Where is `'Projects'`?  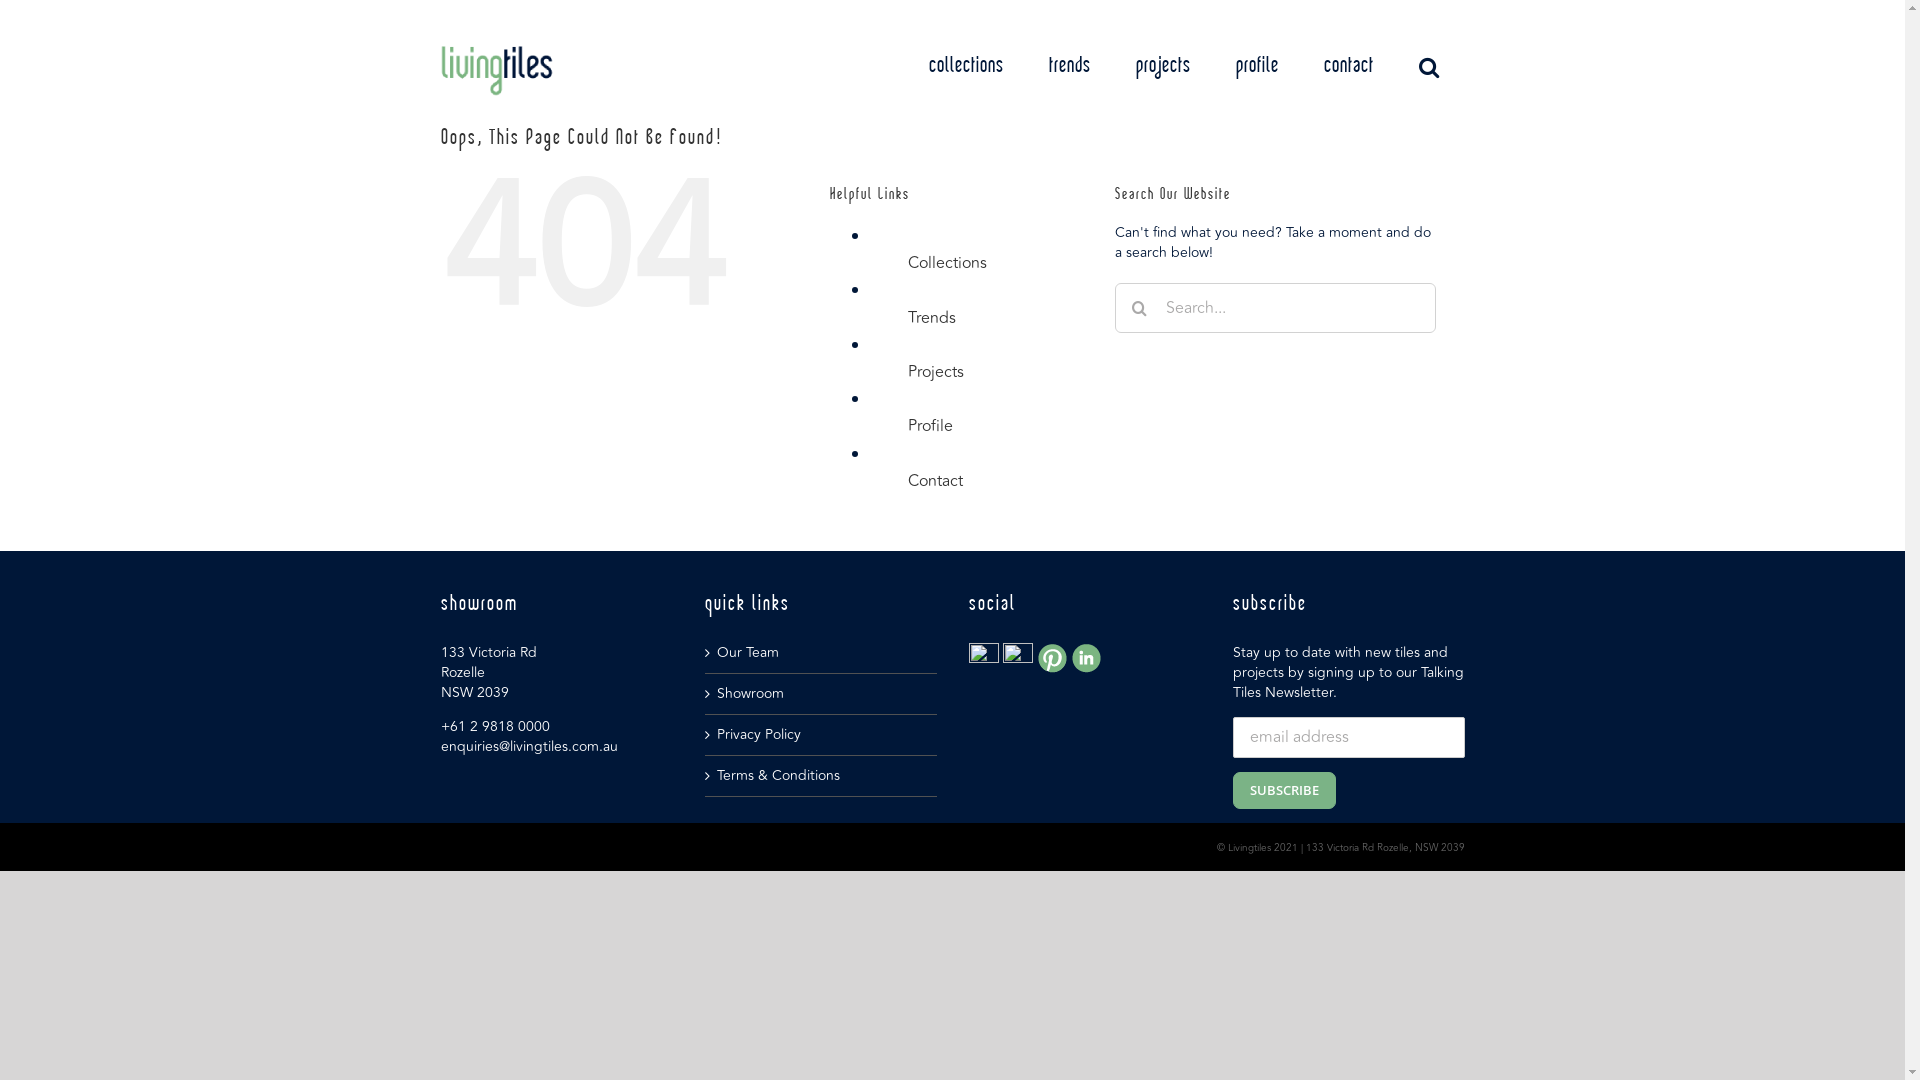 'Projects' is located at coordinates (935, 371).